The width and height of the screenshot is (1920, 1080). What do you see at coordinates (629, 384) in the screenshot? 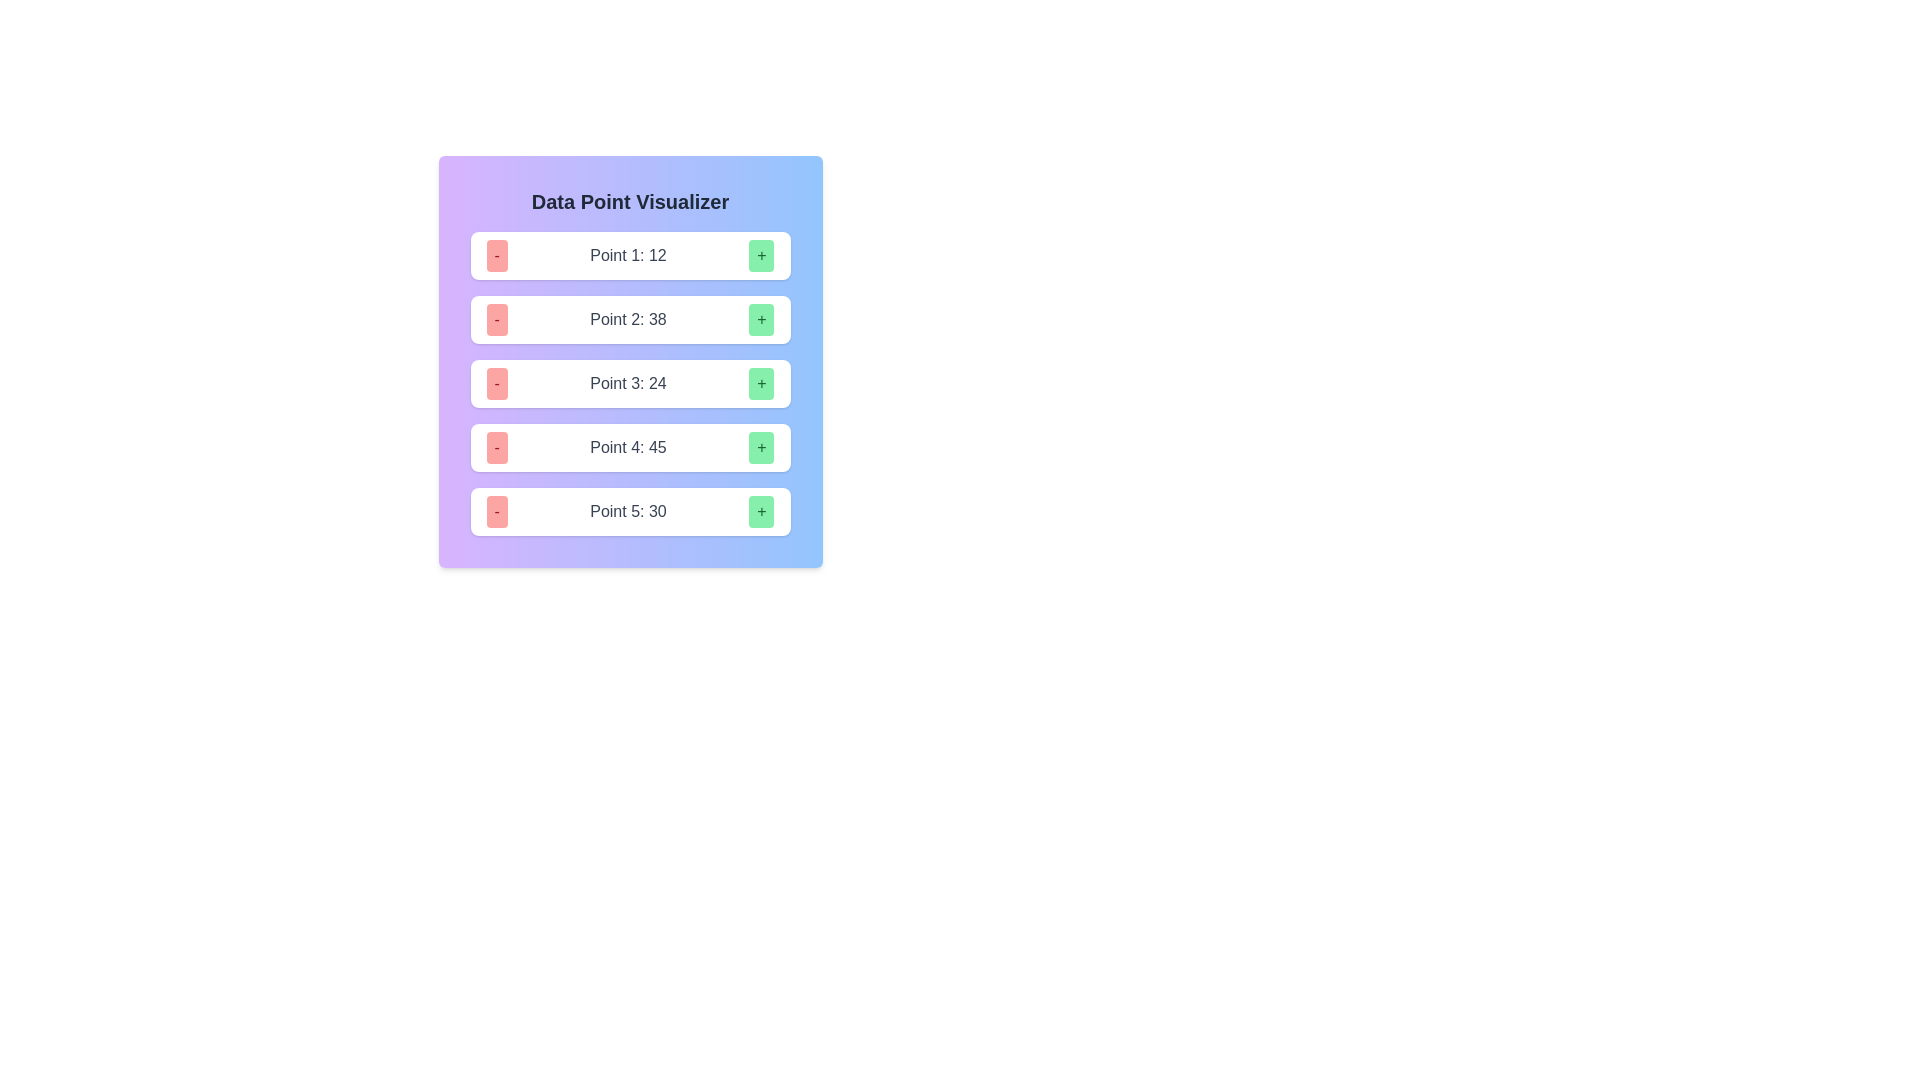
I see `the composite control element containing the buttons '-' and '+' along with the label 'Point 3: 24'` at bounding box center [629, 384].